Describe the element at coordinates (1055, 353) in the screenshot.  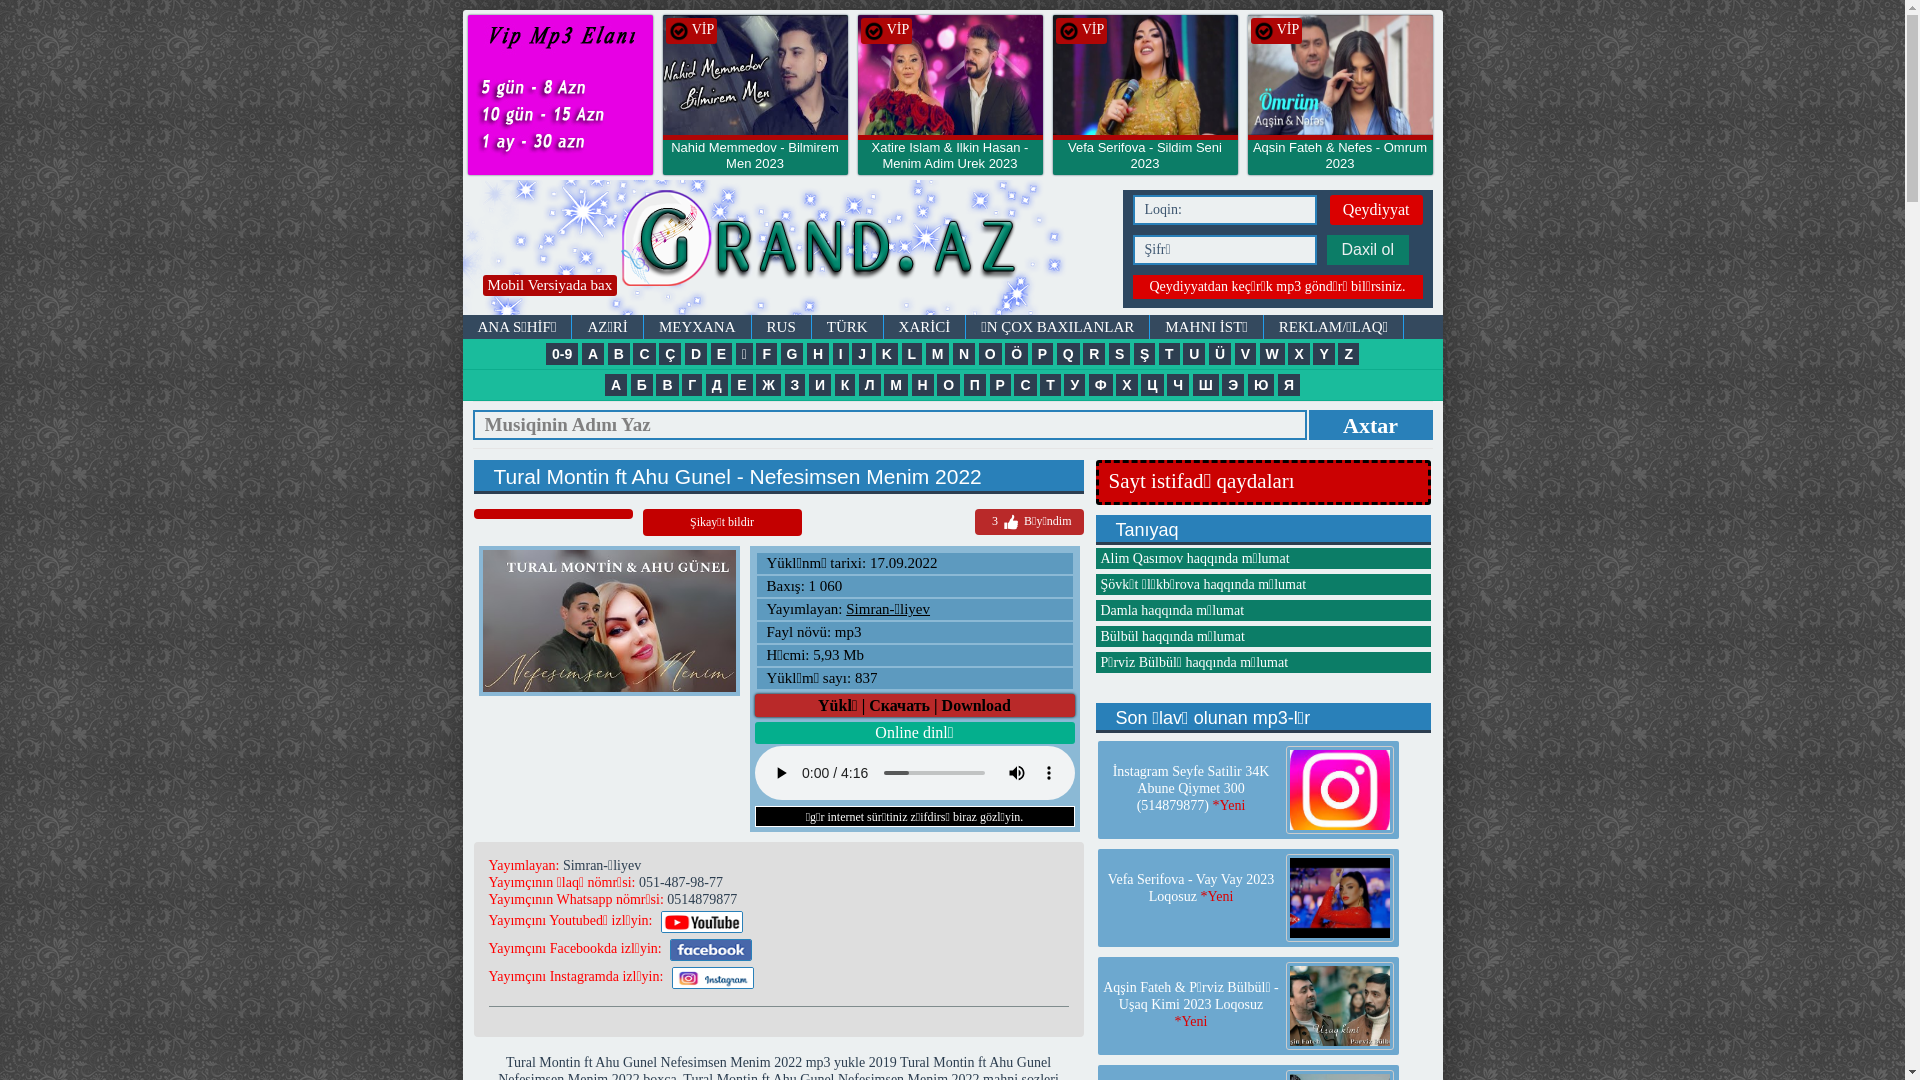
I see `'Q'` at that location.